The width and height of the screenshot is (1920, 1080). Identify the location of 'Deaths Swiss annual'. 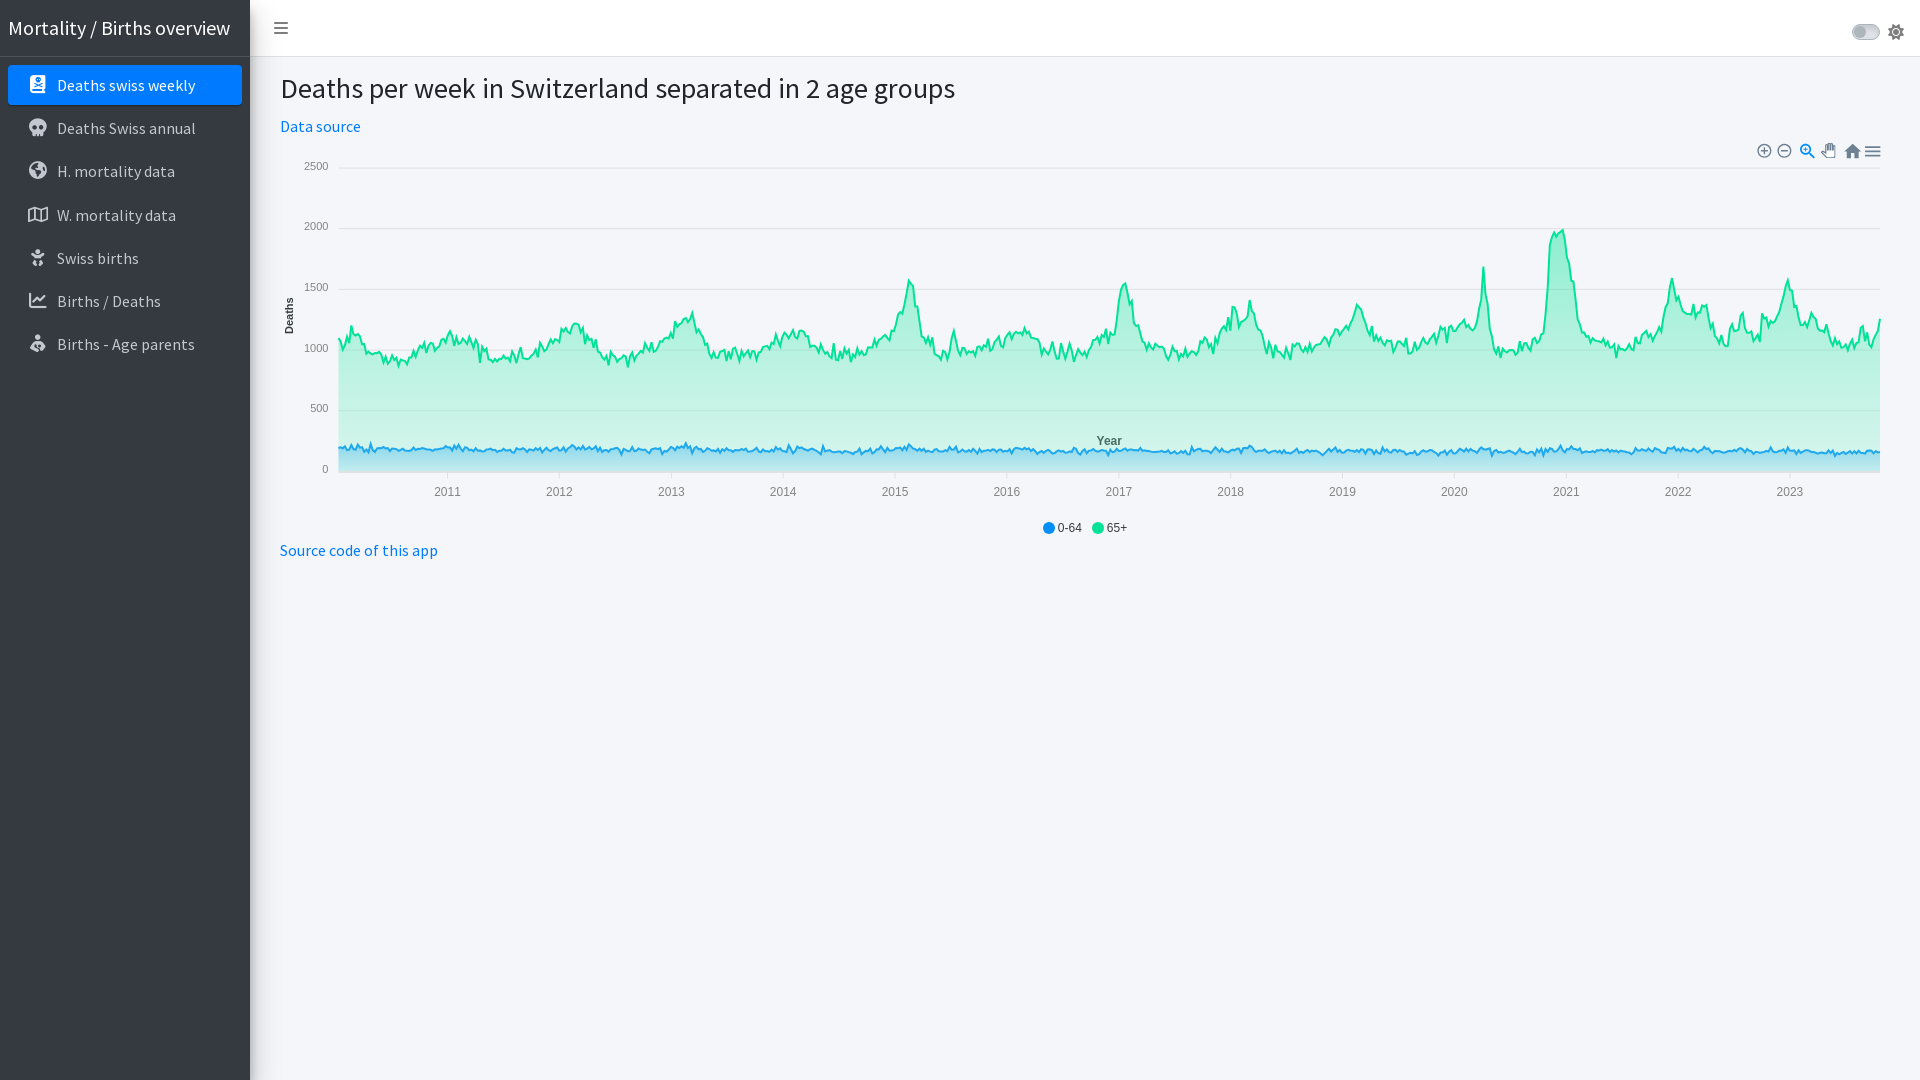
(123, 127).